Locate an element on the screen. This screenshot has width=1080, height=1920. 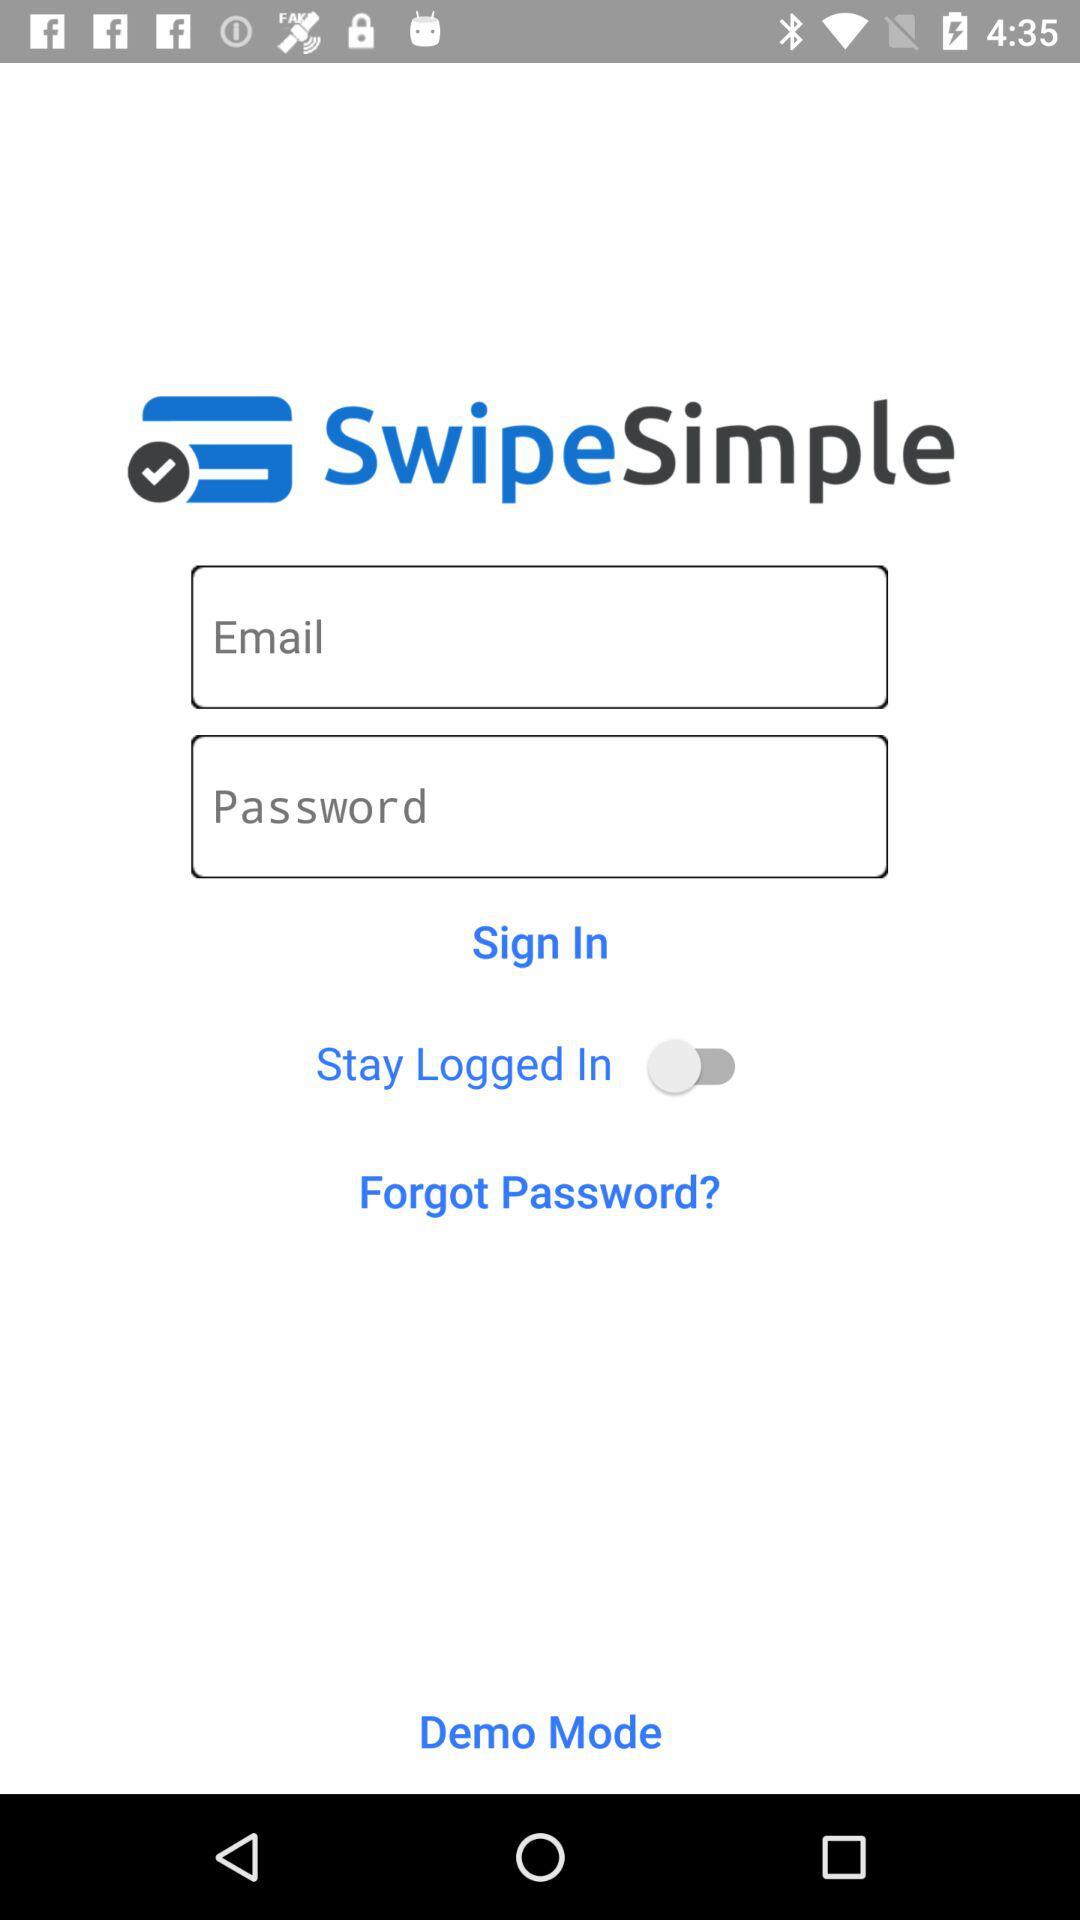
the item to the right of stay logged in icon is located at coordinates (700, 1065).